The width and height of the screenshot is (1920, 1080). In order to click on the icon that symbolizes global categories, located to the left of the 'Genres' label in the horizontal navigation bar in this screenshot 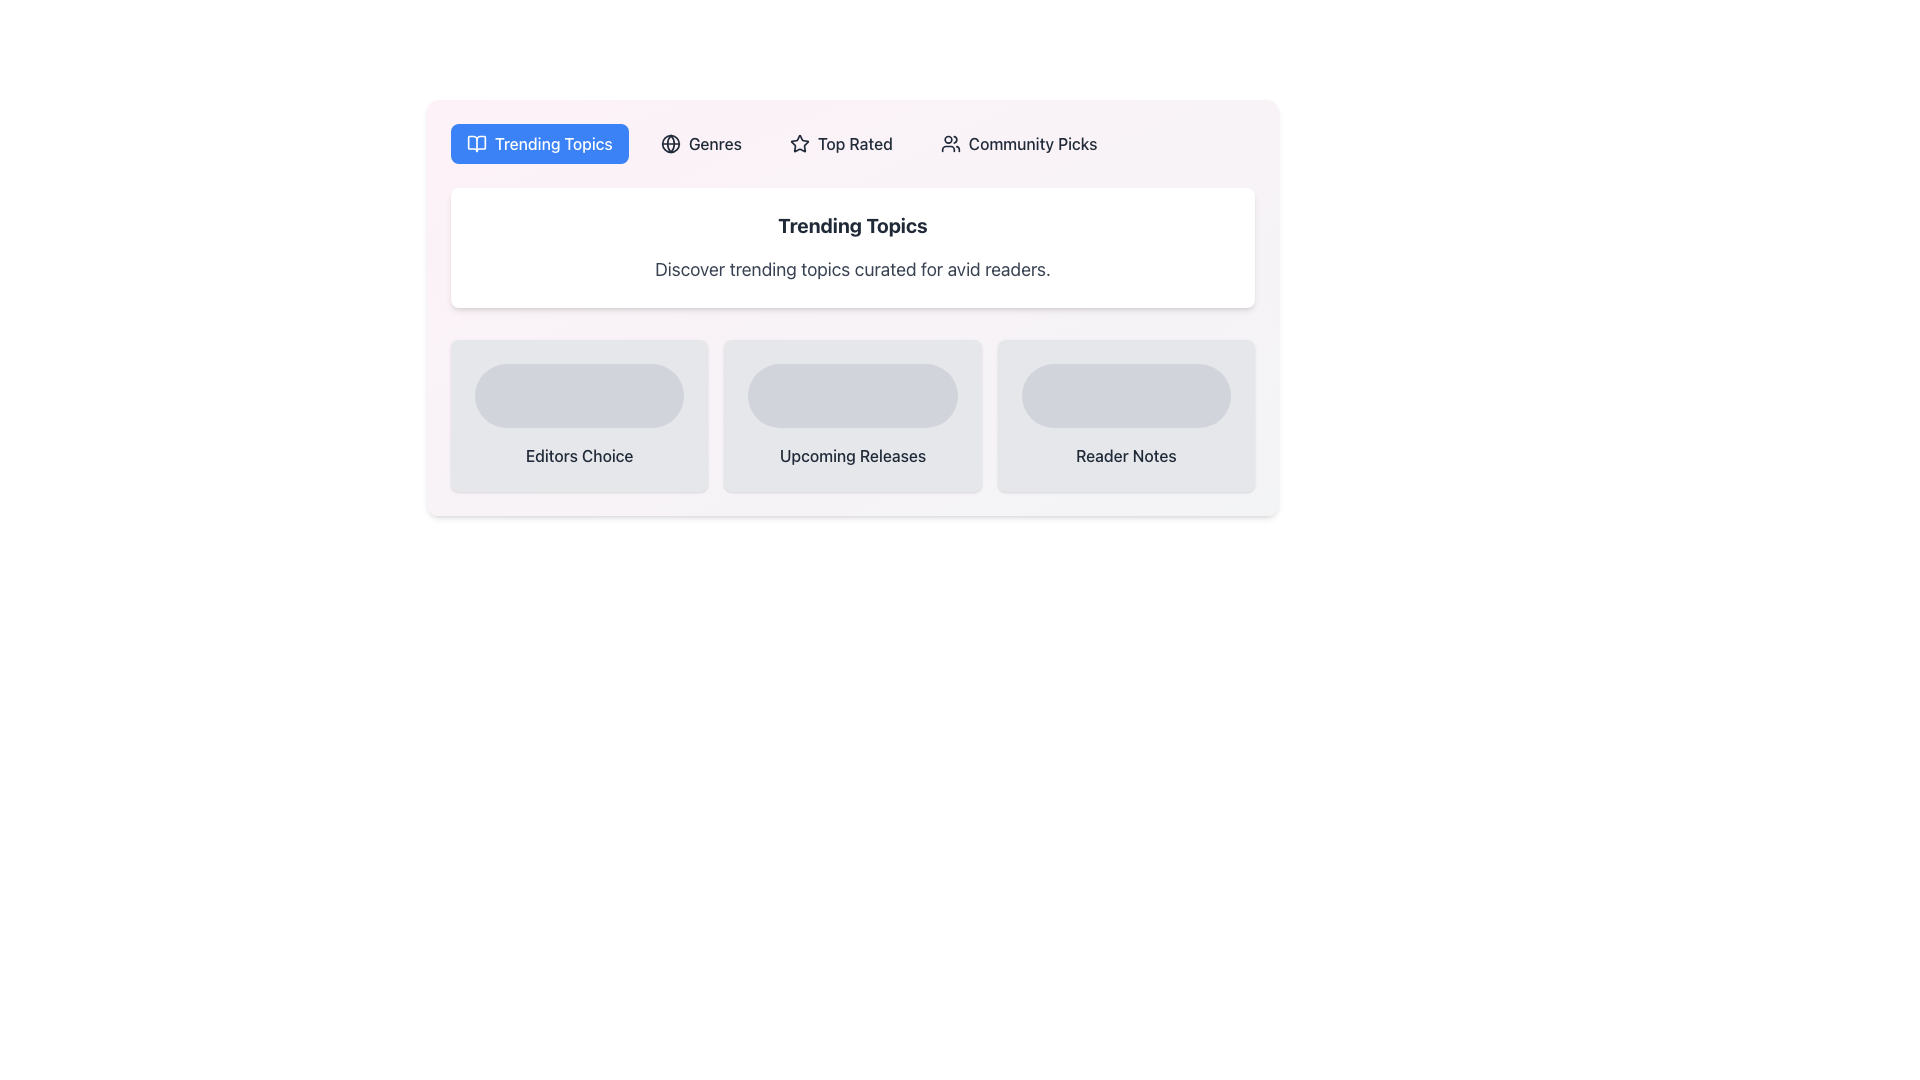, I will do `click(670, 142)`.